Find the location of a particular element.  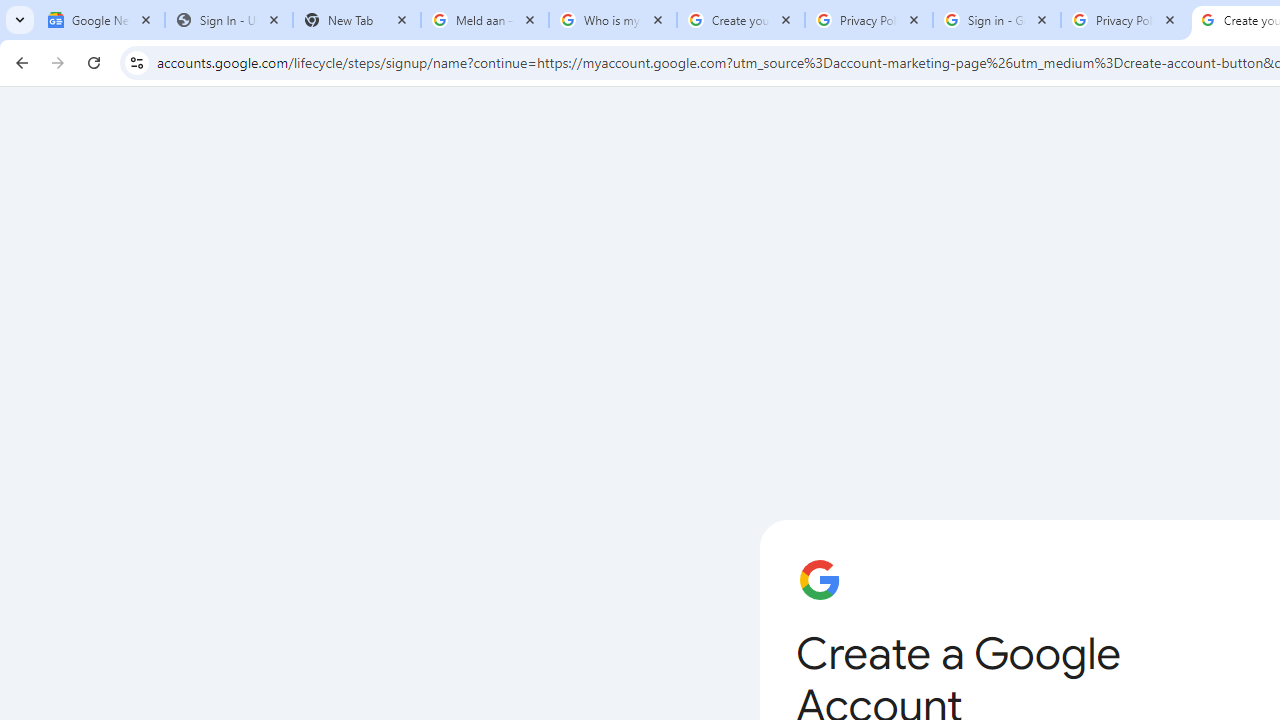

'Sign in - Google Accounts' is located at coordinates (997, 20).